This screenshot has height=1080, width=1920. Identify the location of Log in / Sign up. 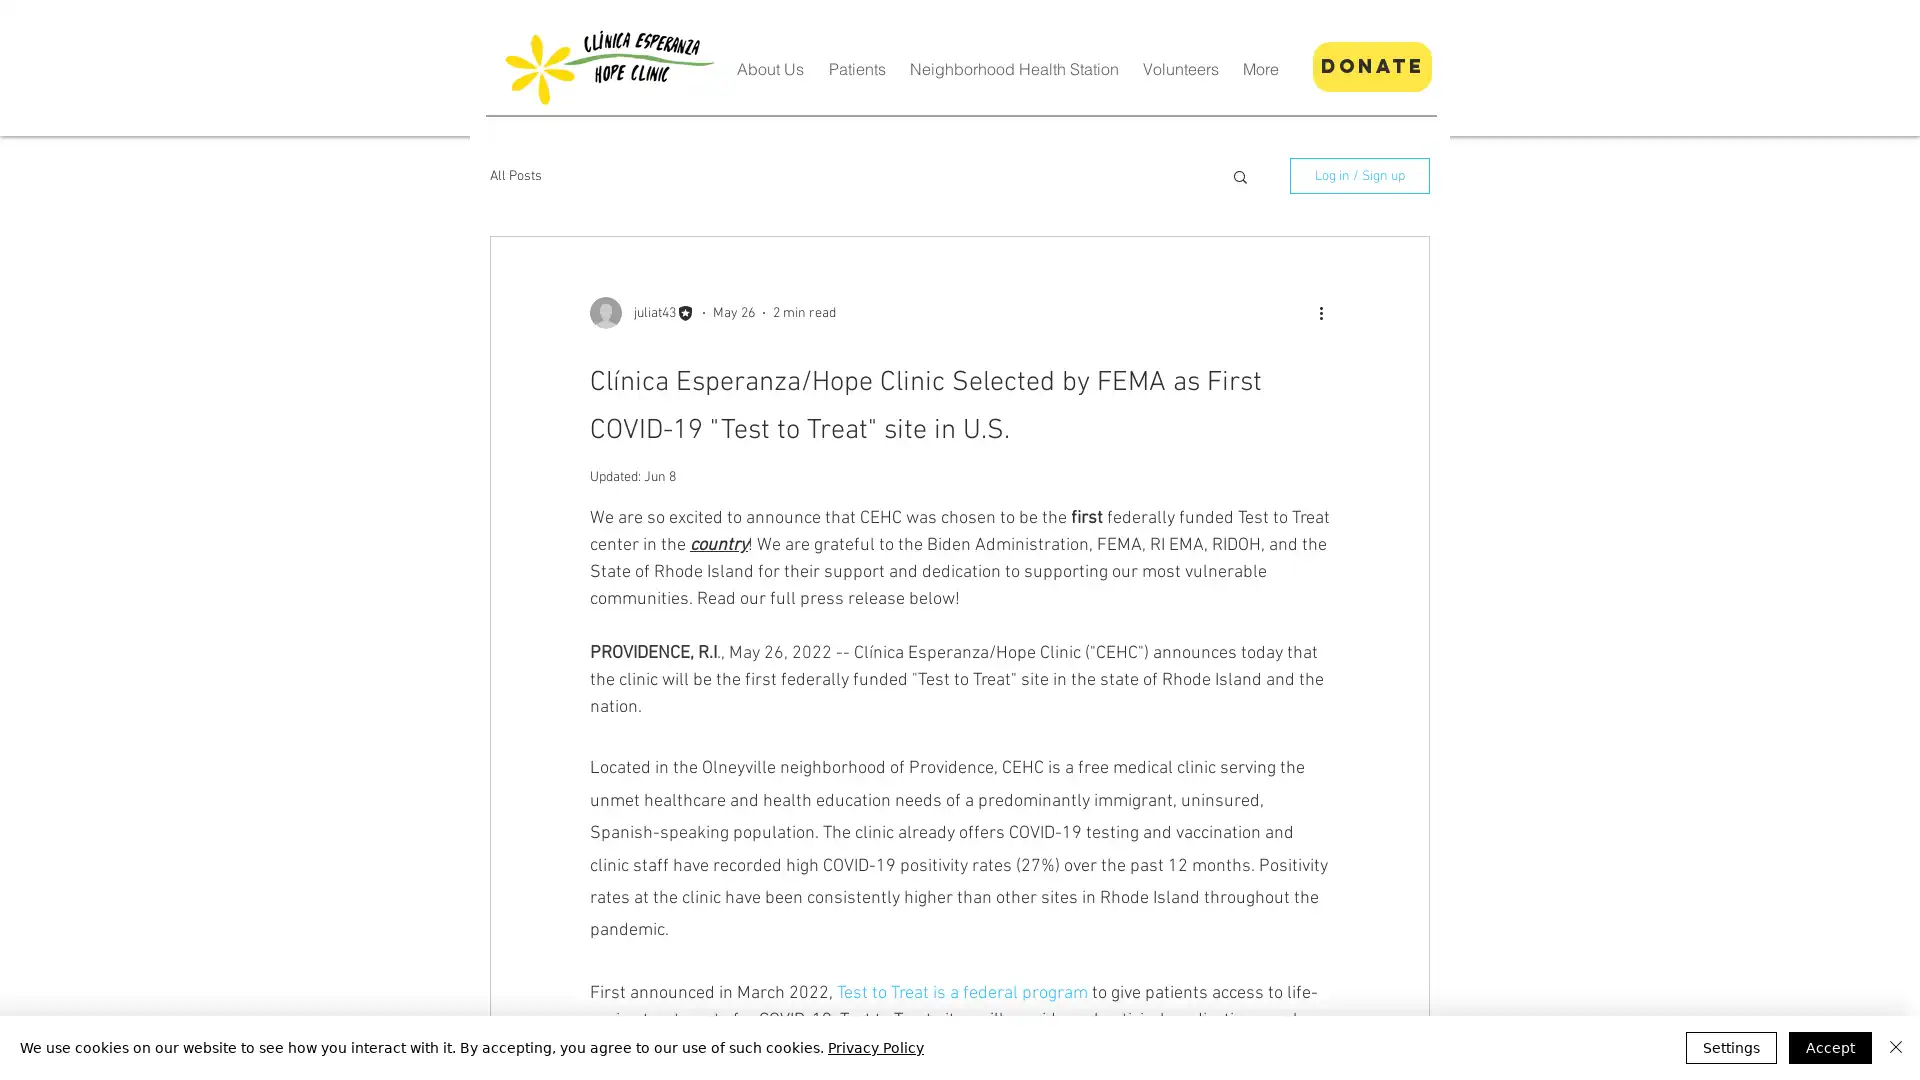
(1359, 175).